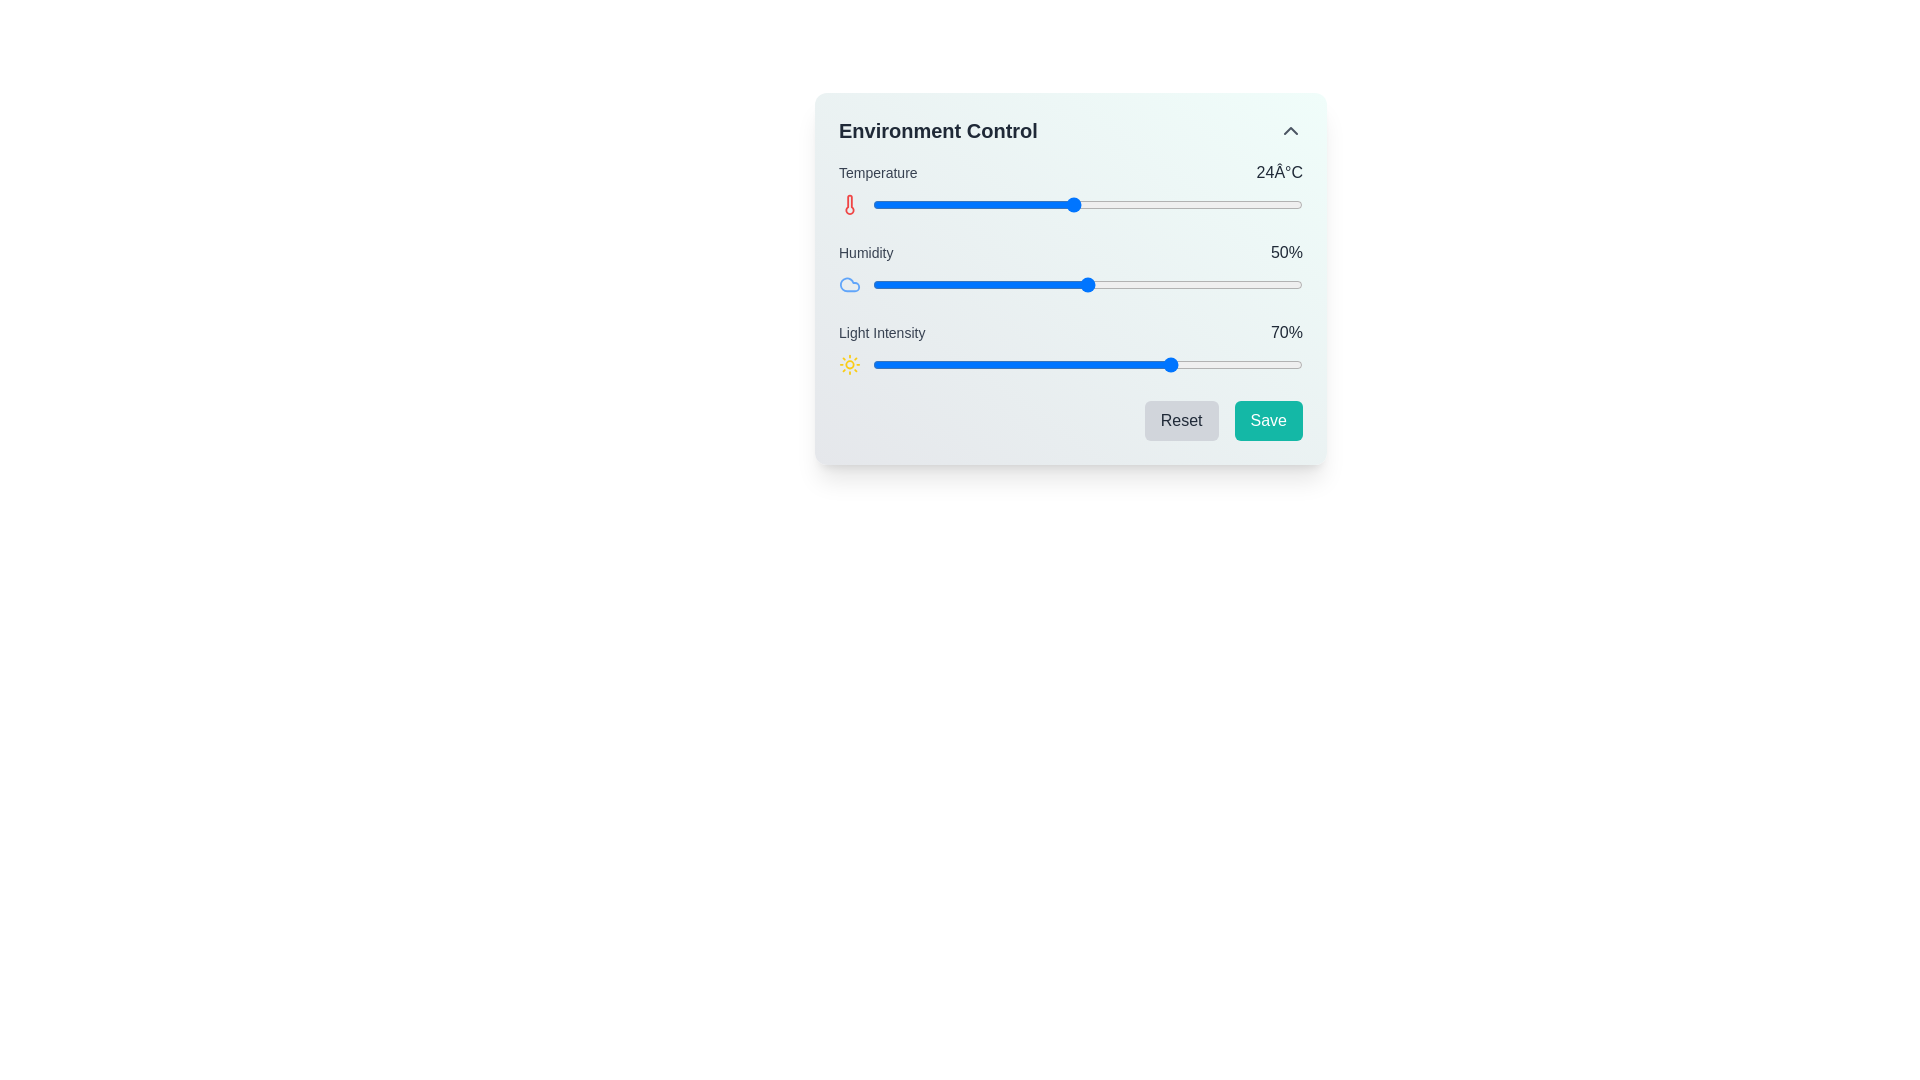  What do you see at coordinates (1126, 365) in the screenshot?
I see `light intensity` at bounding box center [1126, 365].